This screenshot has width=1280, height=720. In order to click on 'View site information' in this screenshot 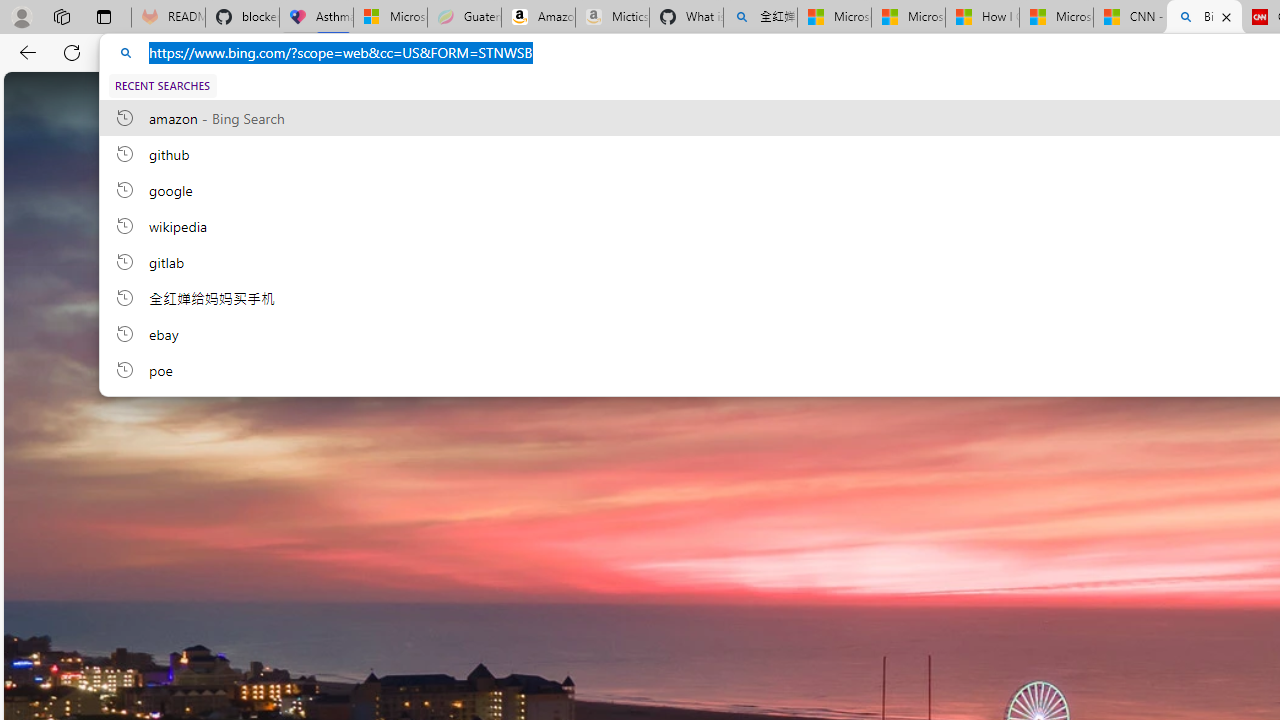, I will do `click(125, 52)`.